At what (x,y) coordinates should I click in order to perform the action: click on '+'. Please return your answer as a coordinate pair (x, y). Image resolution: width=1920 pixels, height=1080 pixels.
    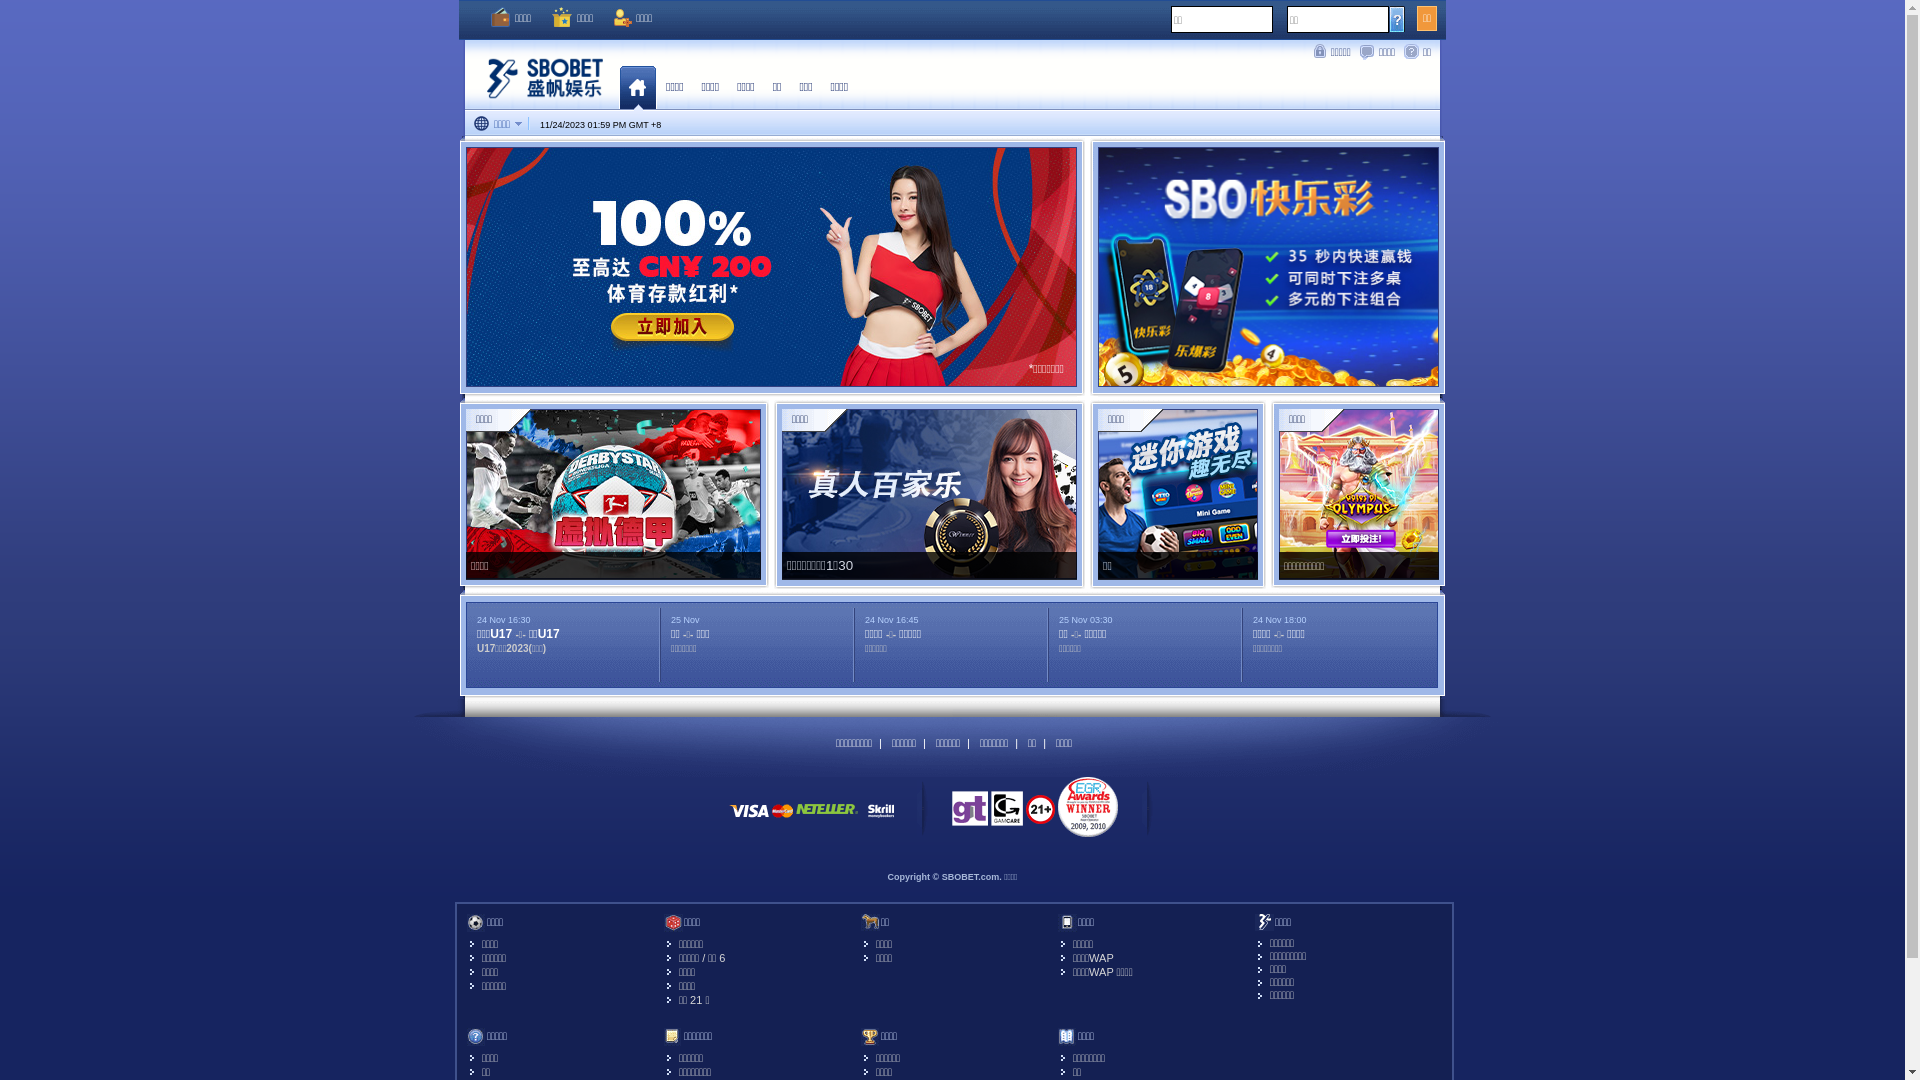
    Looking at the image, I should click on (651, 124).